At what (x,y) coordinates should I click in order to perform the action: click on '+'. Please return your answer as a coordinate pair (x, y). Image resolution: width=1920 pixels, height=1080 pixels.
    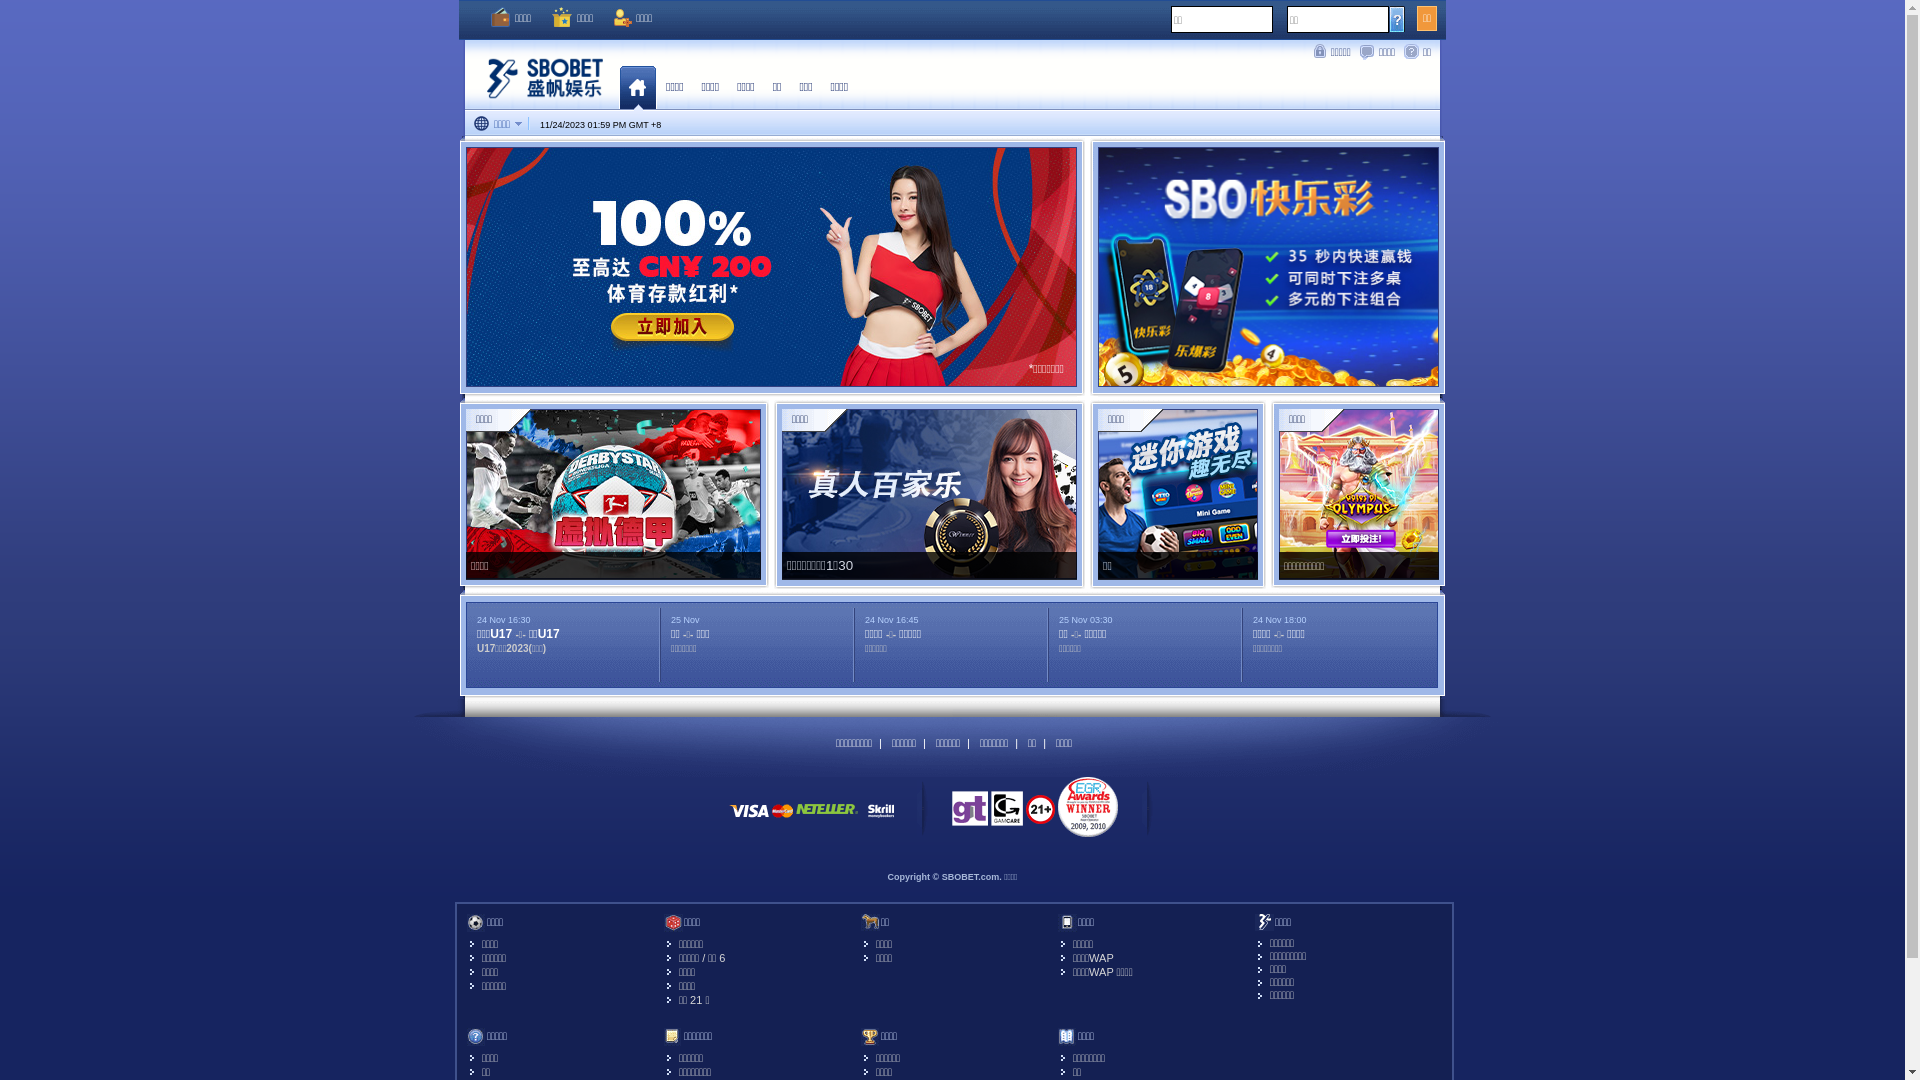
    Looking at the image, I should click on (651, 124).